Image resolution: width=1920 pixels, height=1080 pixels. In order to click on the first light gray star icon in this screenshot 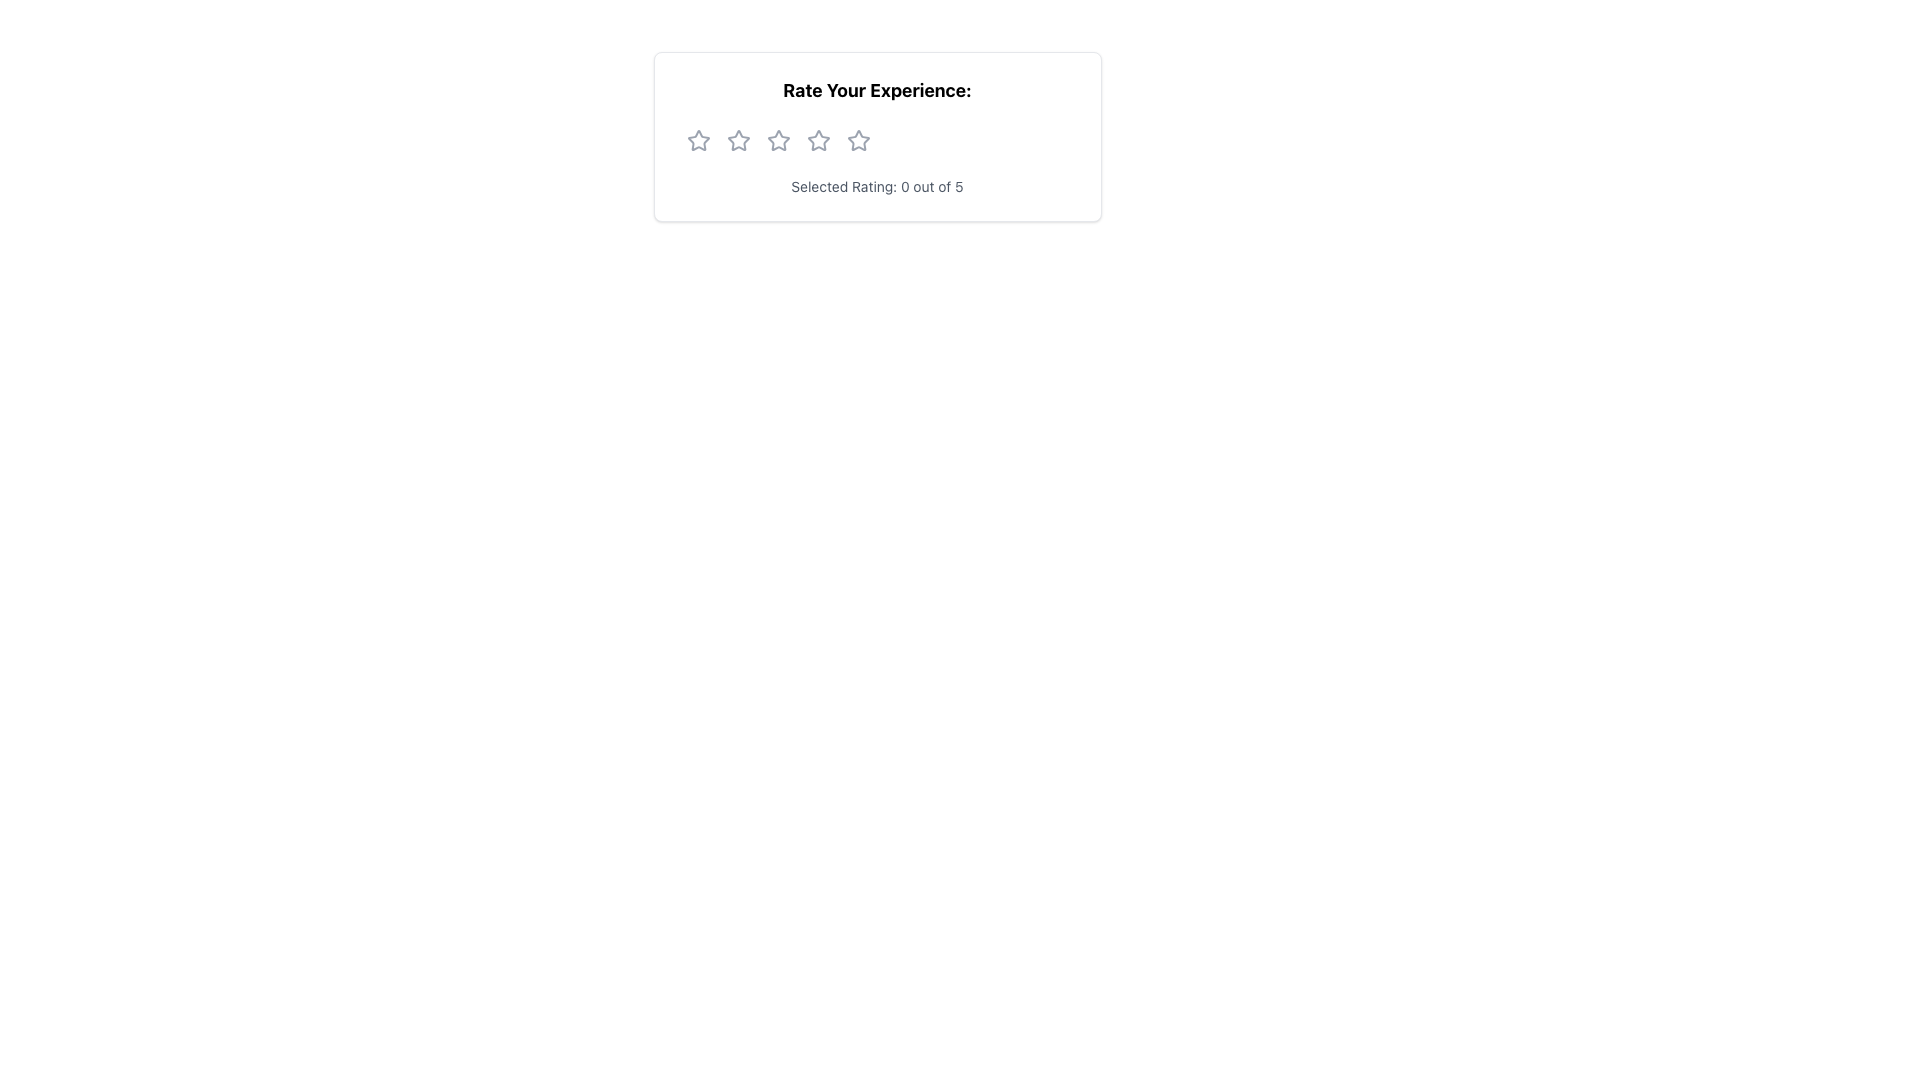, I will do `click(698, 139)`.